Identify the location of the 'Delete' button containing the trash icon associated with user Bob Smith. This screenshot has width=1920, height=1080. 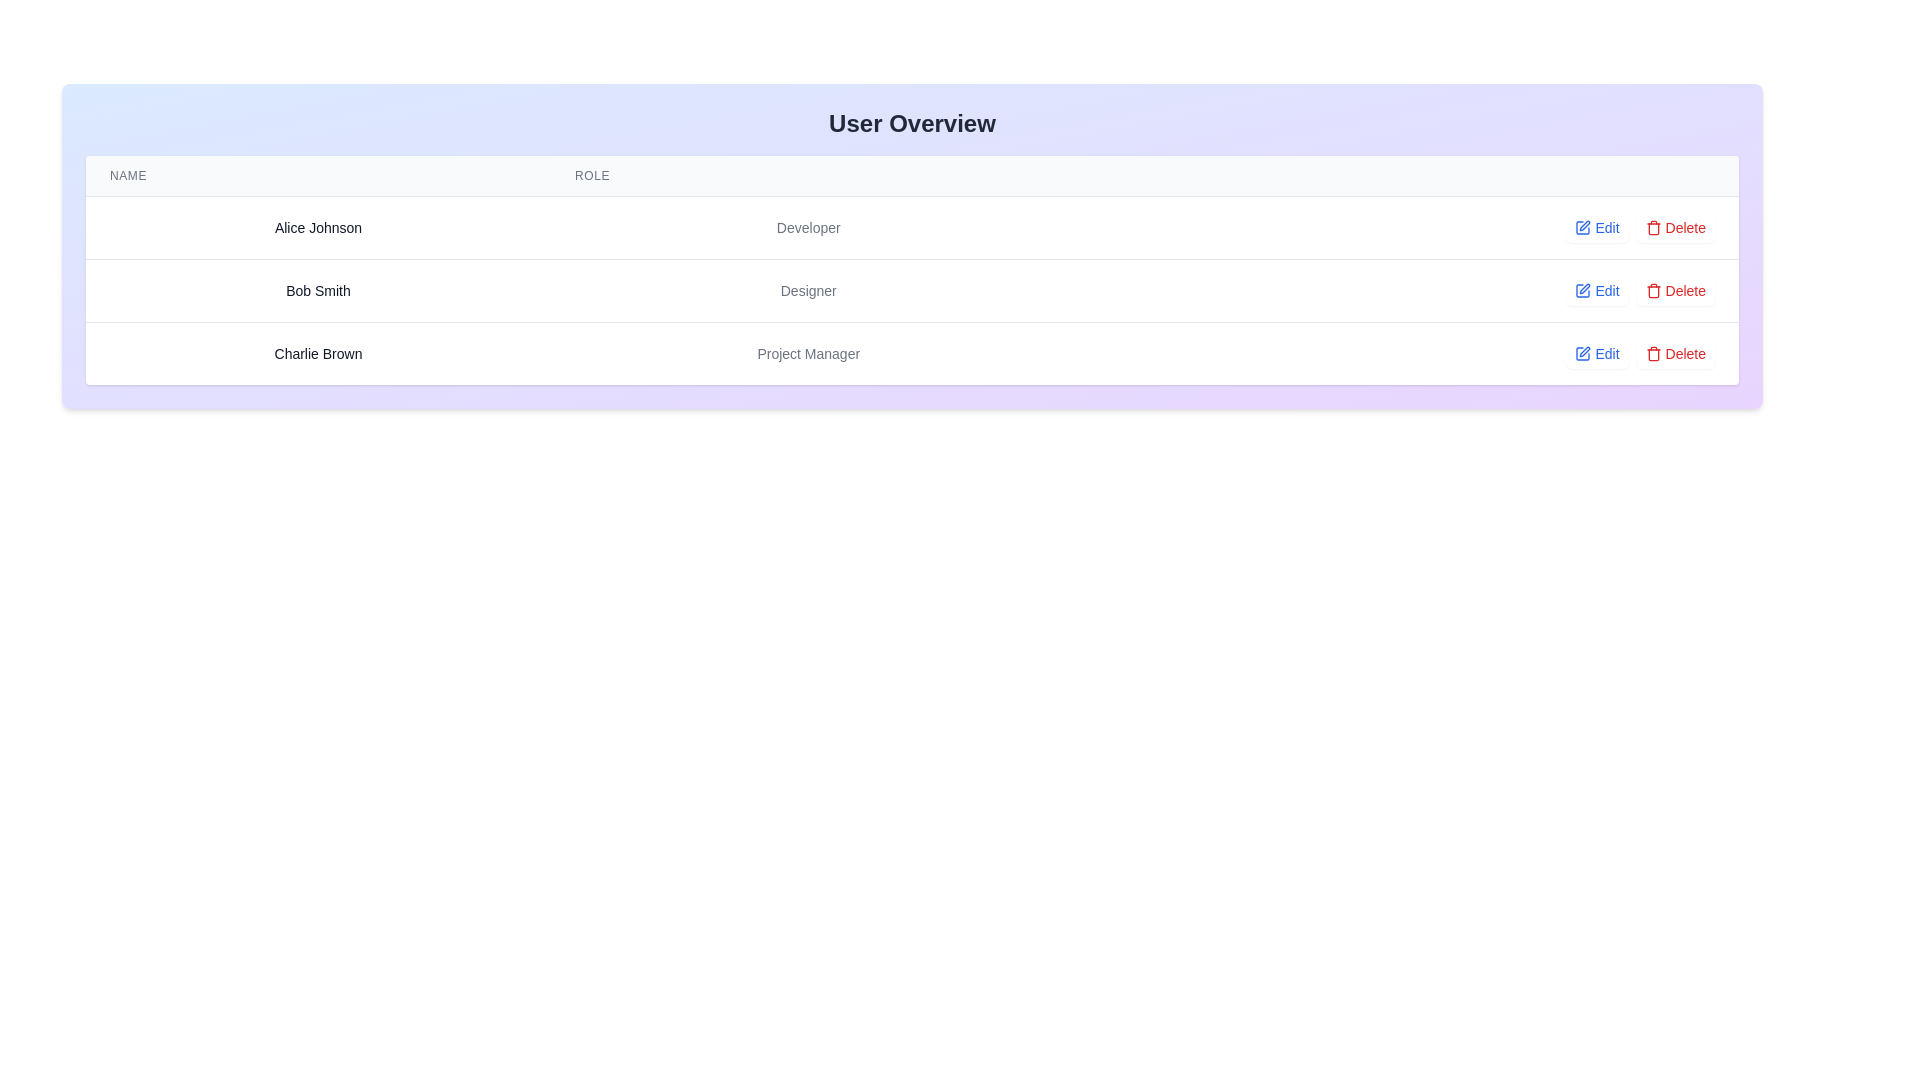
(1653, 228).